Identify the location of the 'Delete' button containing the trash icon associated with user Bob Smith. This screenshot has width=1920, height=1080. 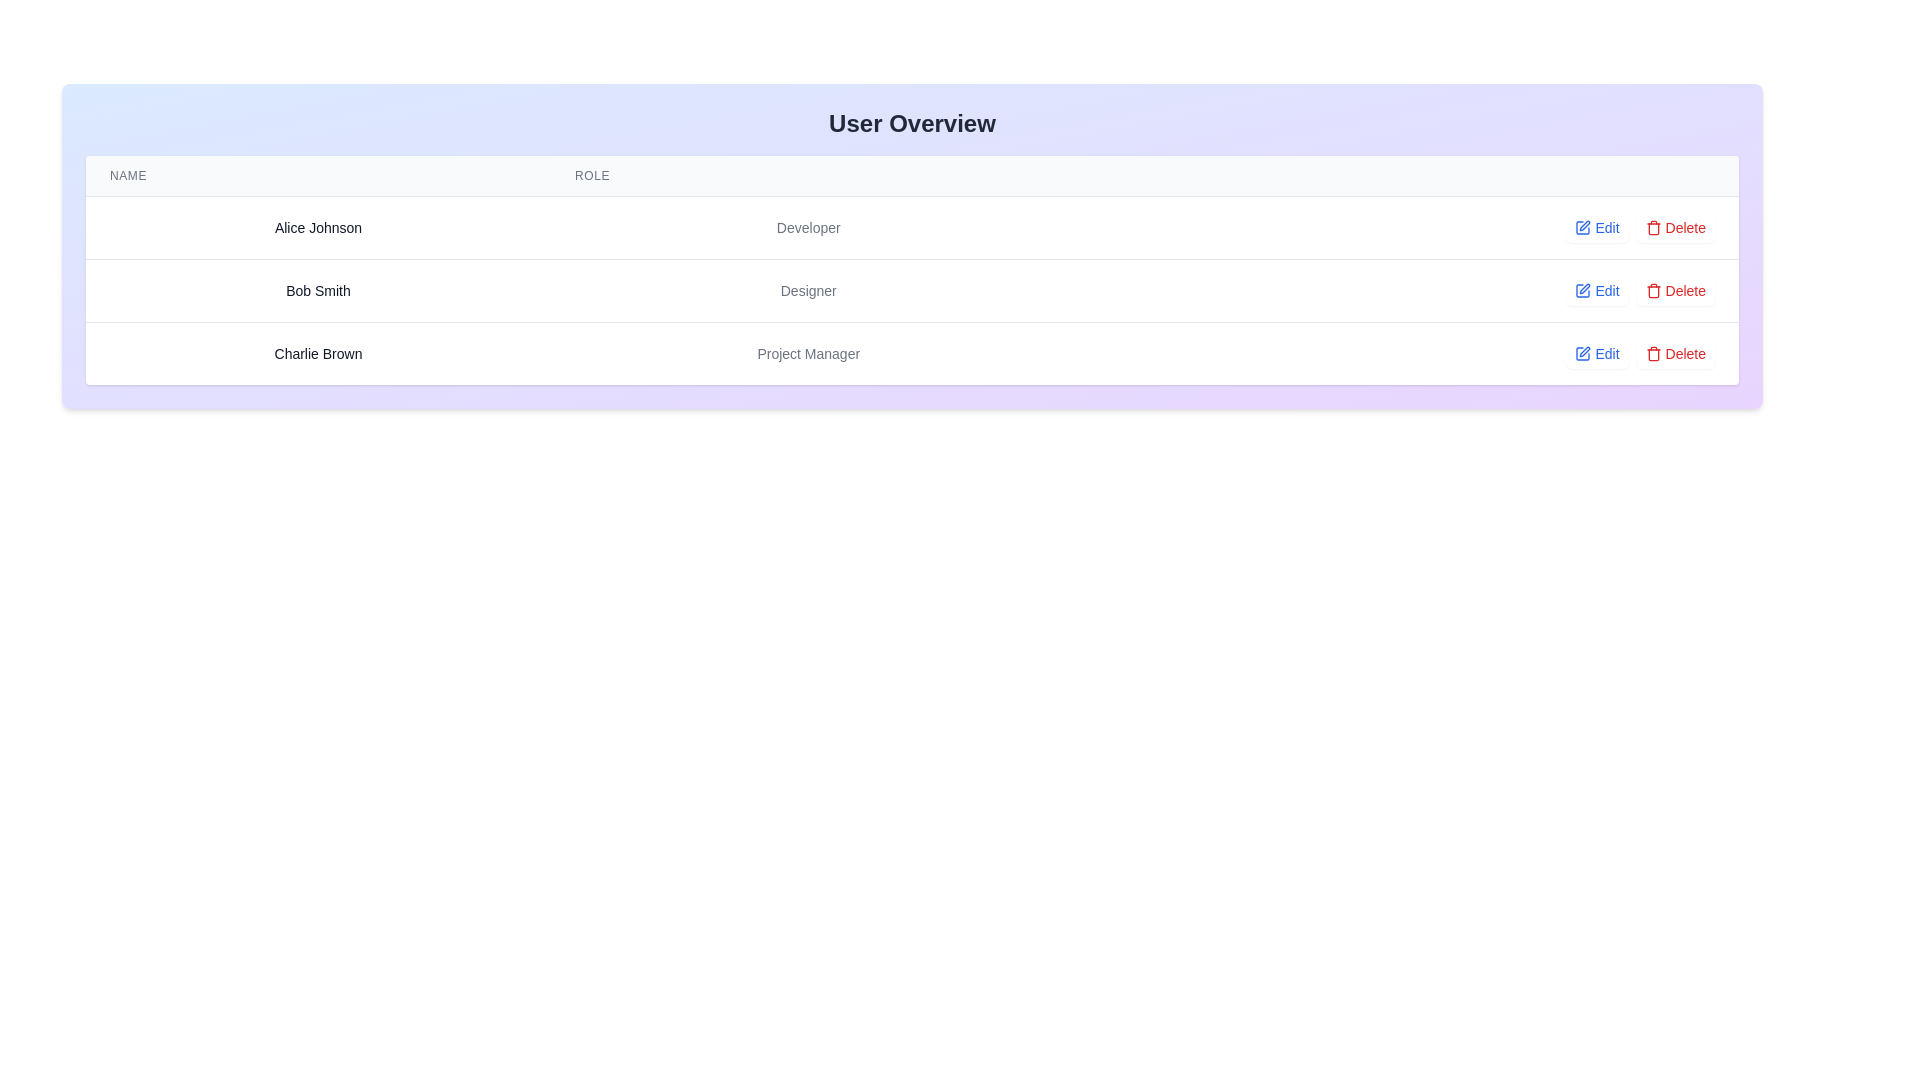
(1653, 228).